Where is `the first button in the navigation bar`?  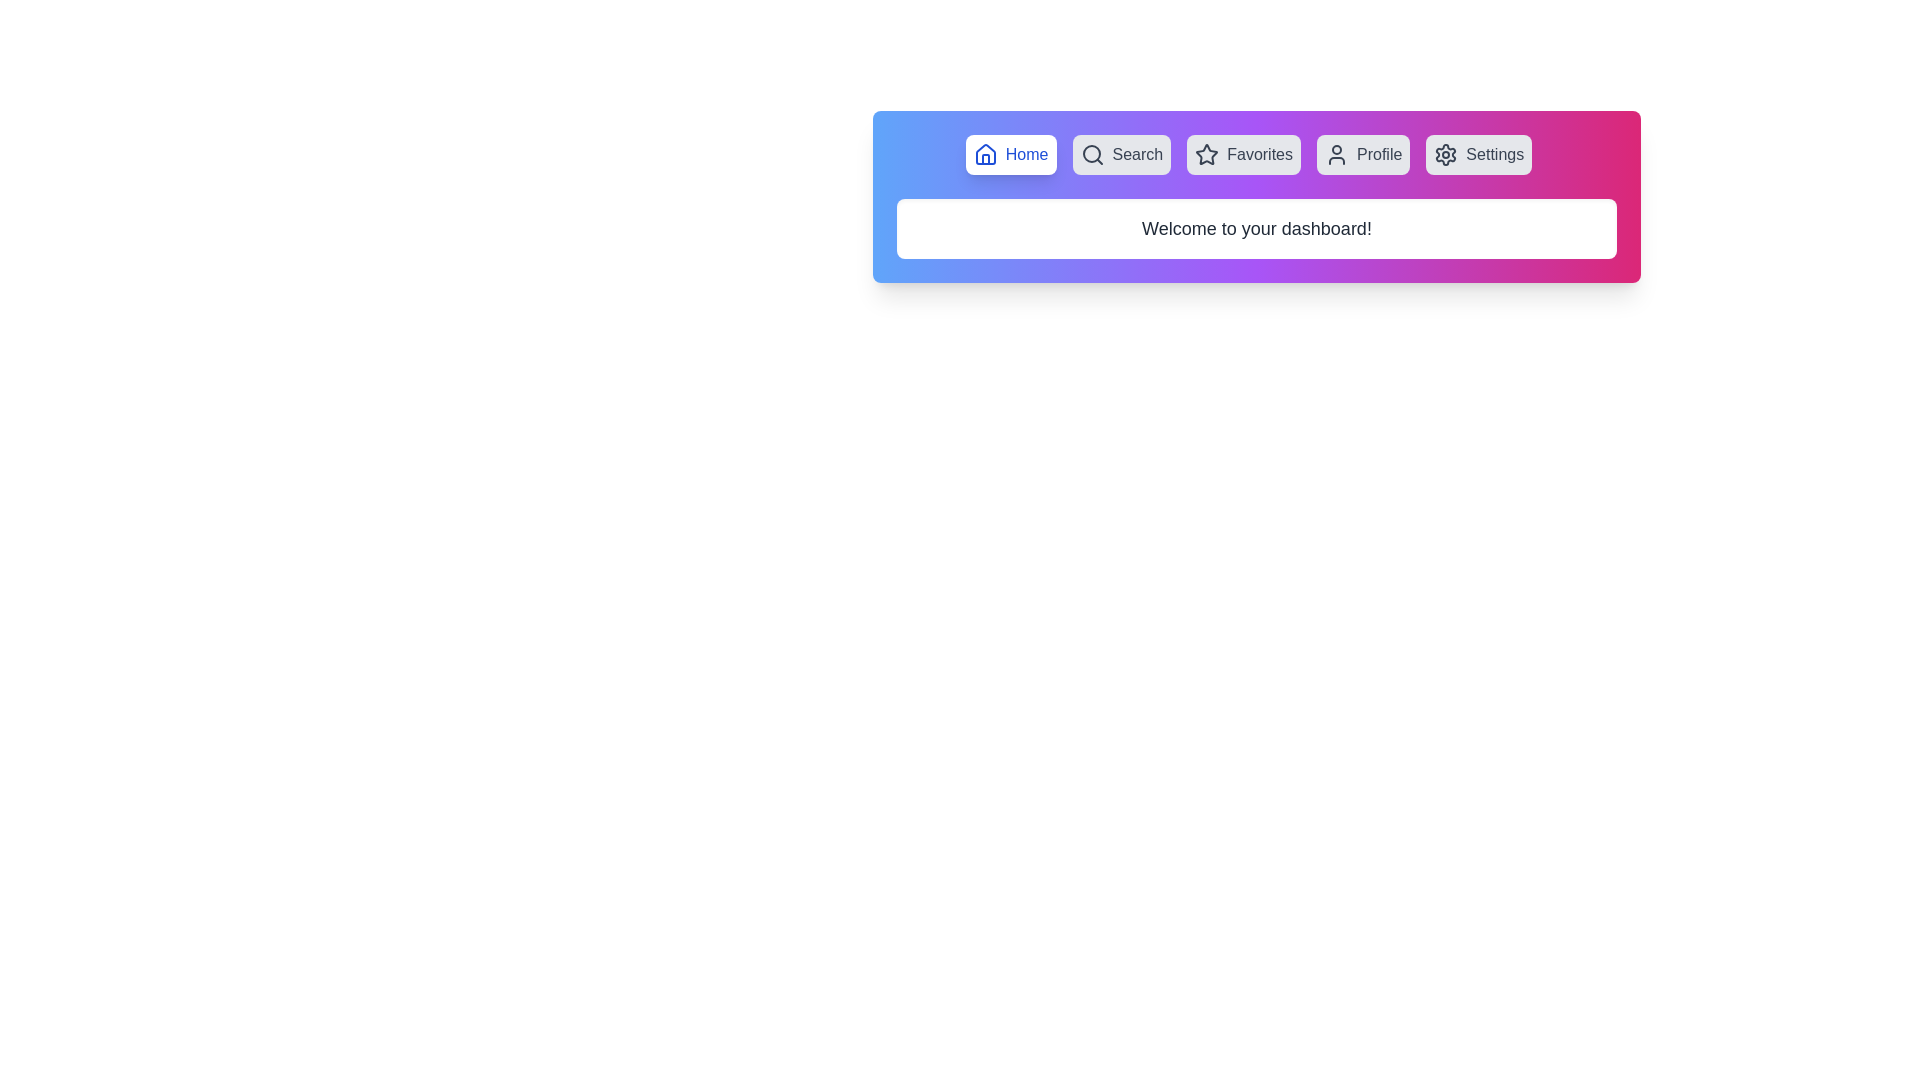 the first button in the navigation bar is located at coordinates (1011, 153).